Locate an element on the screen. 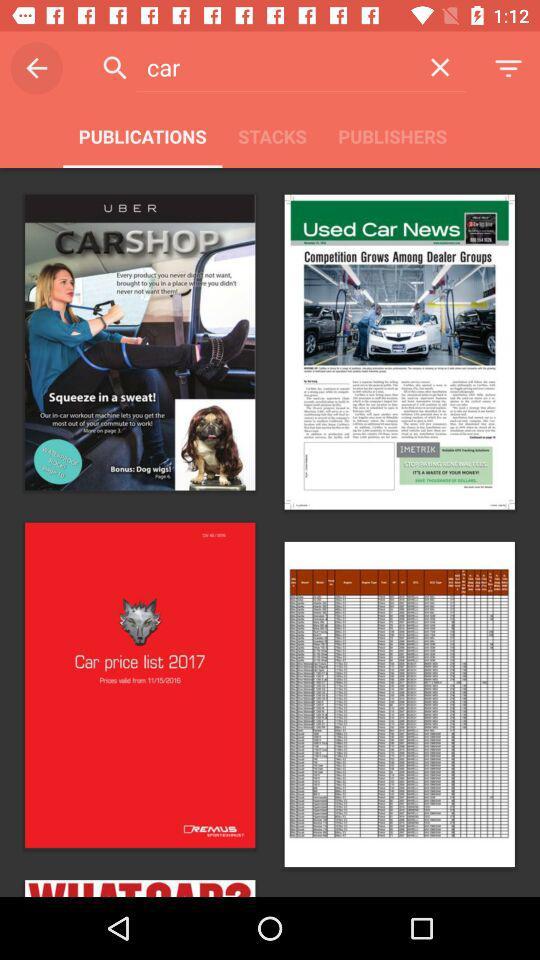 The image size is (540, 960). item above publications item is located at coordinates (274, 67).